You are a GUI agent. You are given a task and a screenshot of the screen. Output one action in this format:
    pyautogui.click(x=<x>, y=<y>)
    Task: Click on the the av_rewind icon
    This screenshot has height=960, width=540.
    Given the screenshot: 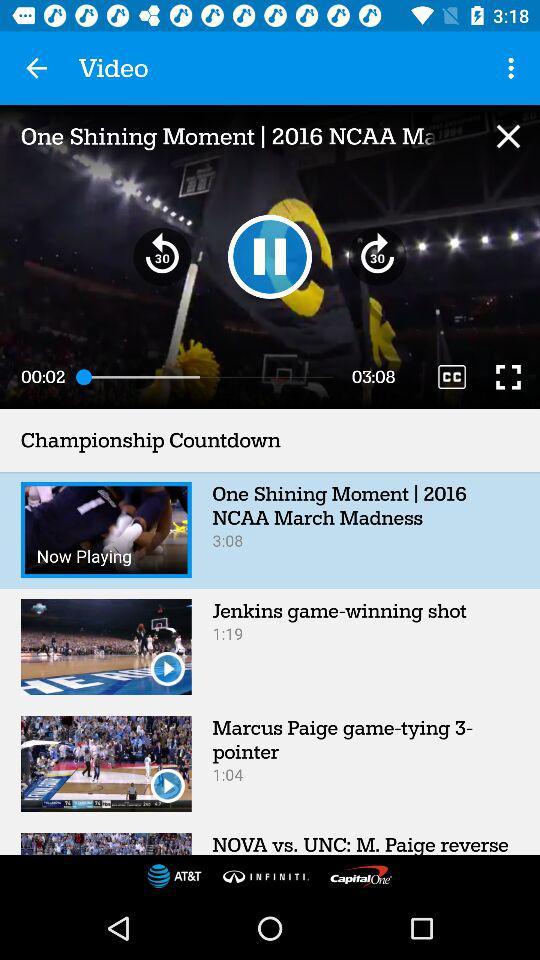 What is the action you would take?
    pyautogui.click(x=161, y=255)
    